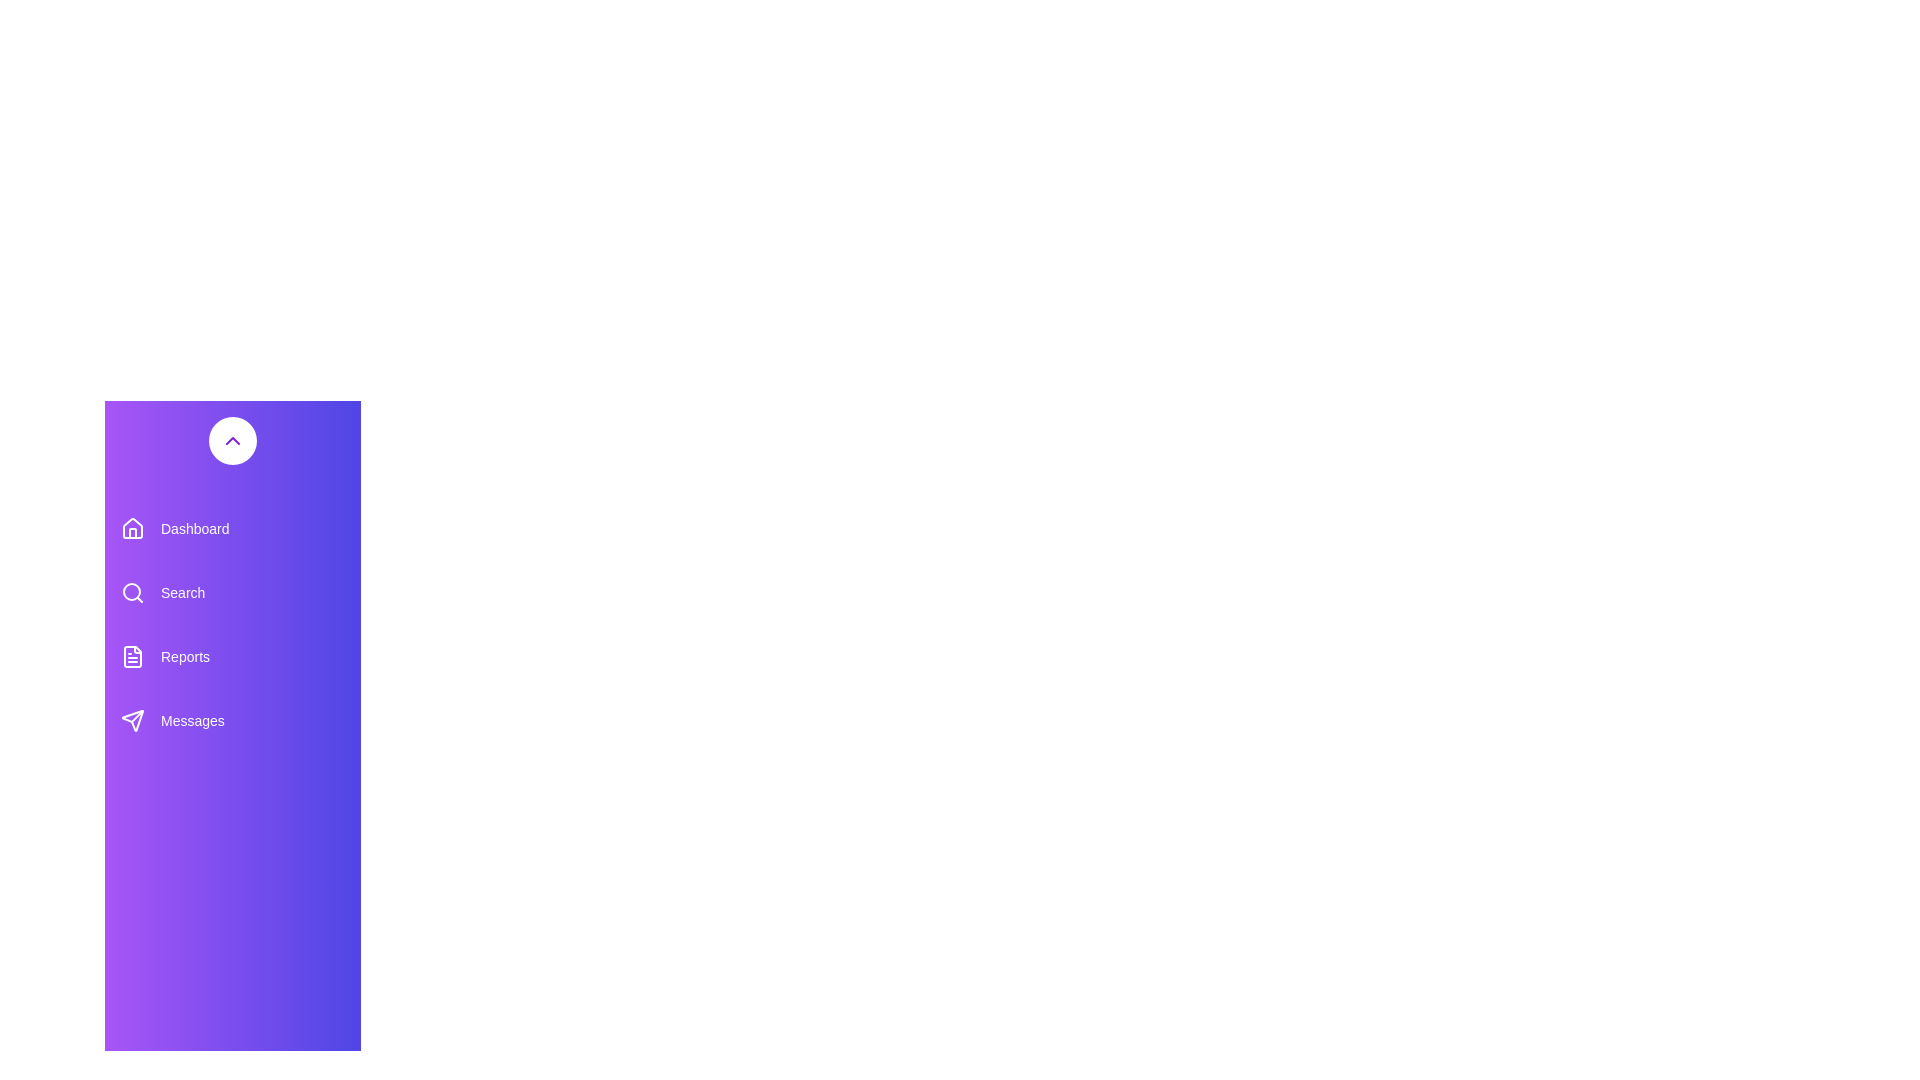 The width and height of the screenshot is (1920, 1080). Describe the element at coordinates (233, 439) in the screenshot. I see `the interactive button located in the top section of the vertical menu on the left side of the interface` at that location.